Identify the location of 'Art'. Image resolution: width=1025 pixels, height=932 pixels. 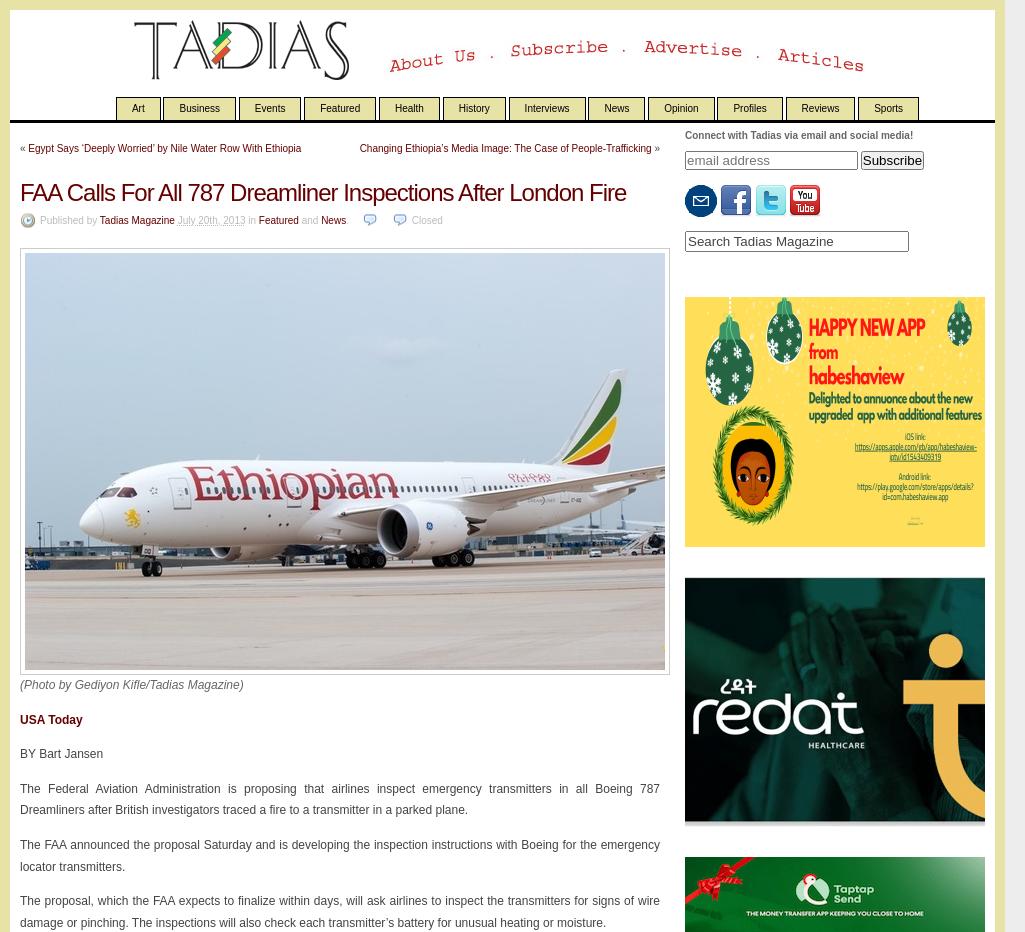
(130, 108).